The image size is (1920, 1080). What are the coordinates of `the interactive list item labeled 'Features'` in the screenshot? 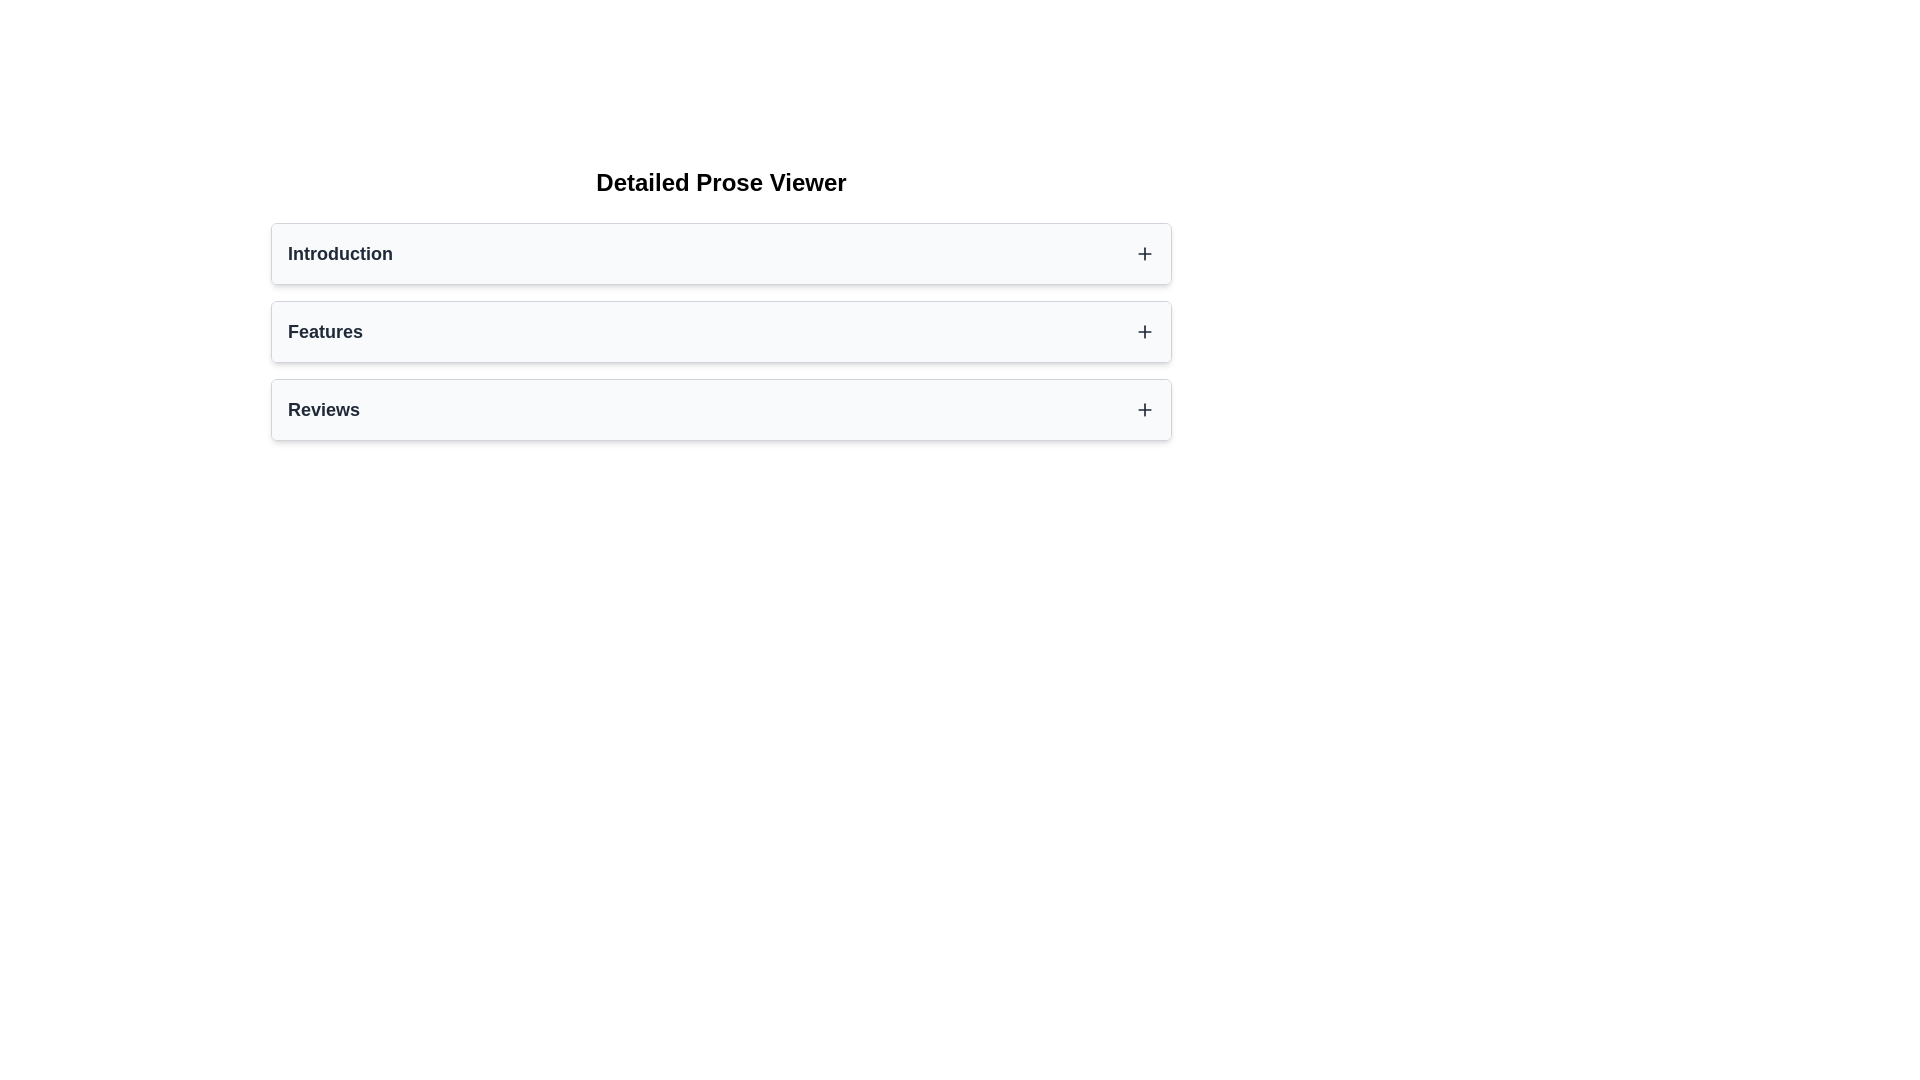 It's located at (720, 330).